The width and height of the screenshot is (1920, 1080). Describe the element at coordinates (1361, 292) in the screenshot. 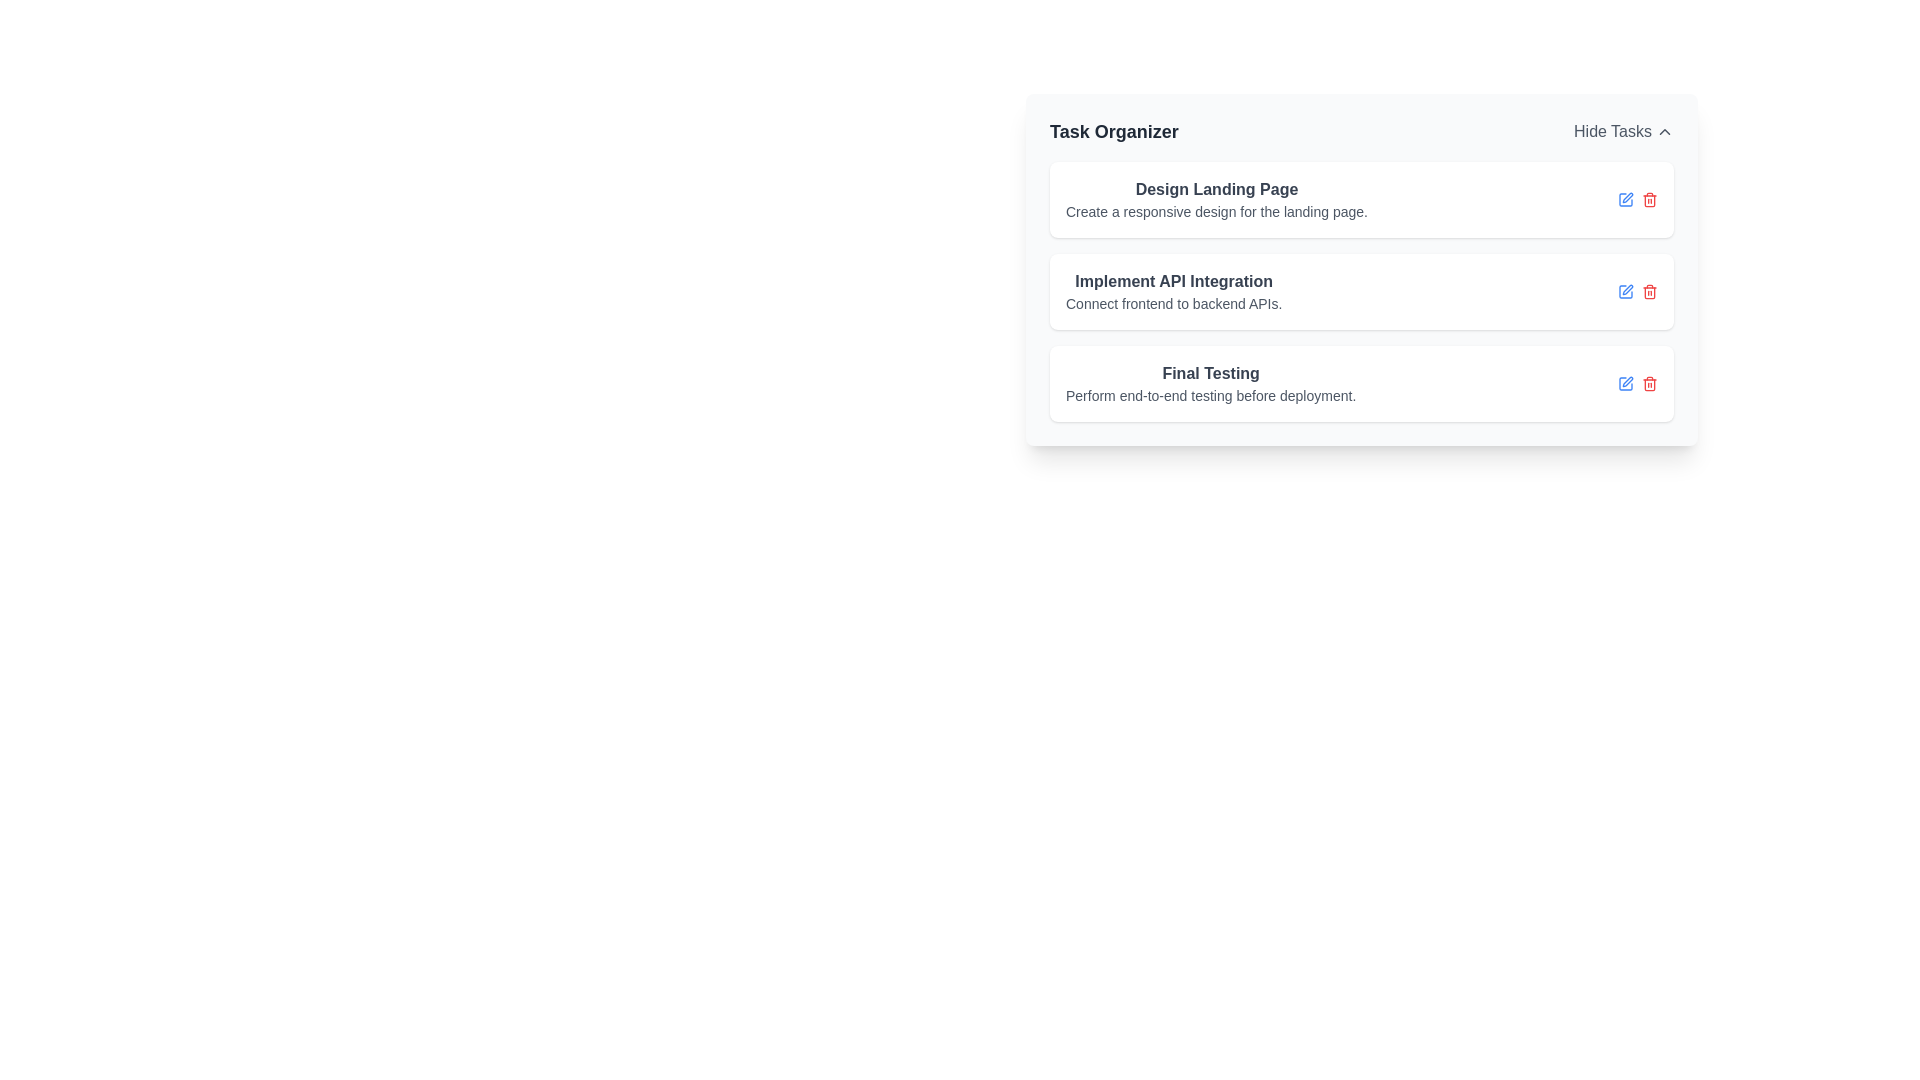

I see `task details of the list item titled 'Implement API Integration' which is the second item in the 'Task Organizer' section` at that location.